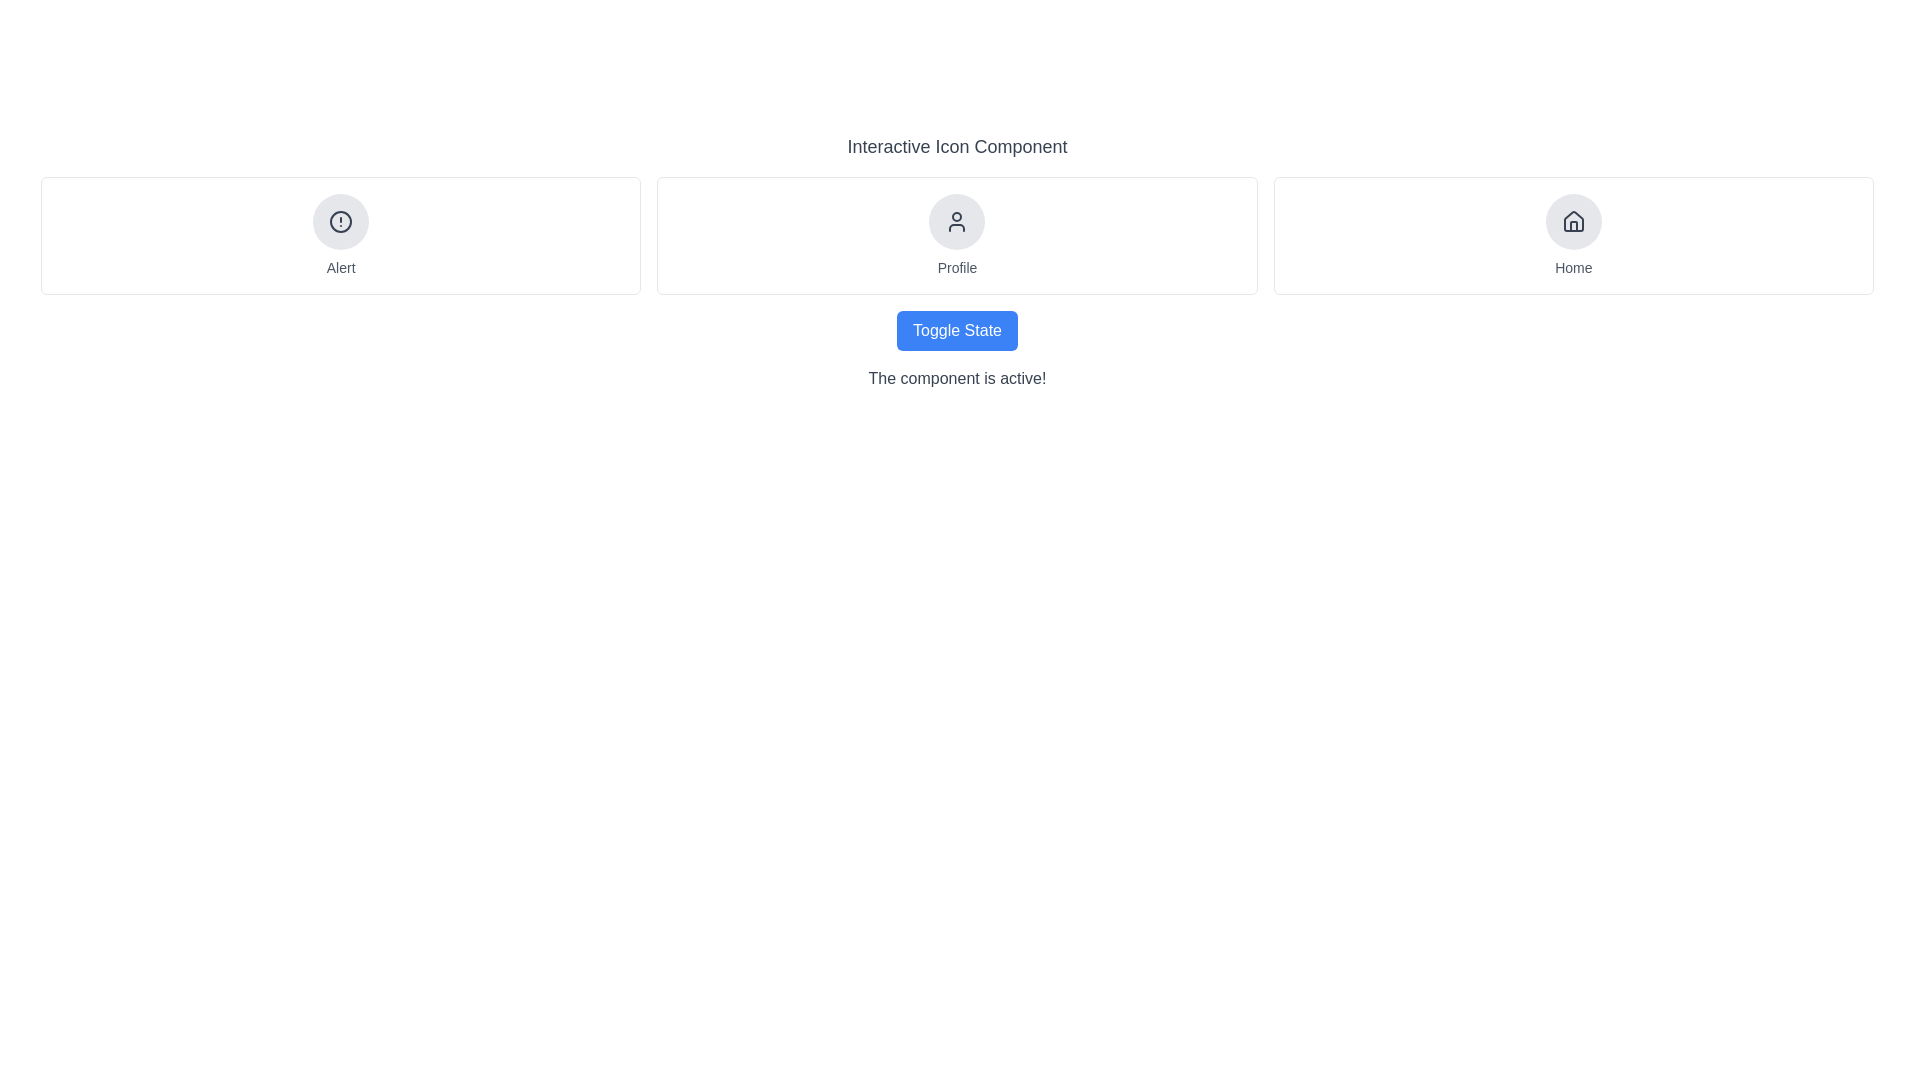 This screenshot has height=1080, width=1920. I want to click on the text label that describes the function of the house icon above it, so click(1572, 266).